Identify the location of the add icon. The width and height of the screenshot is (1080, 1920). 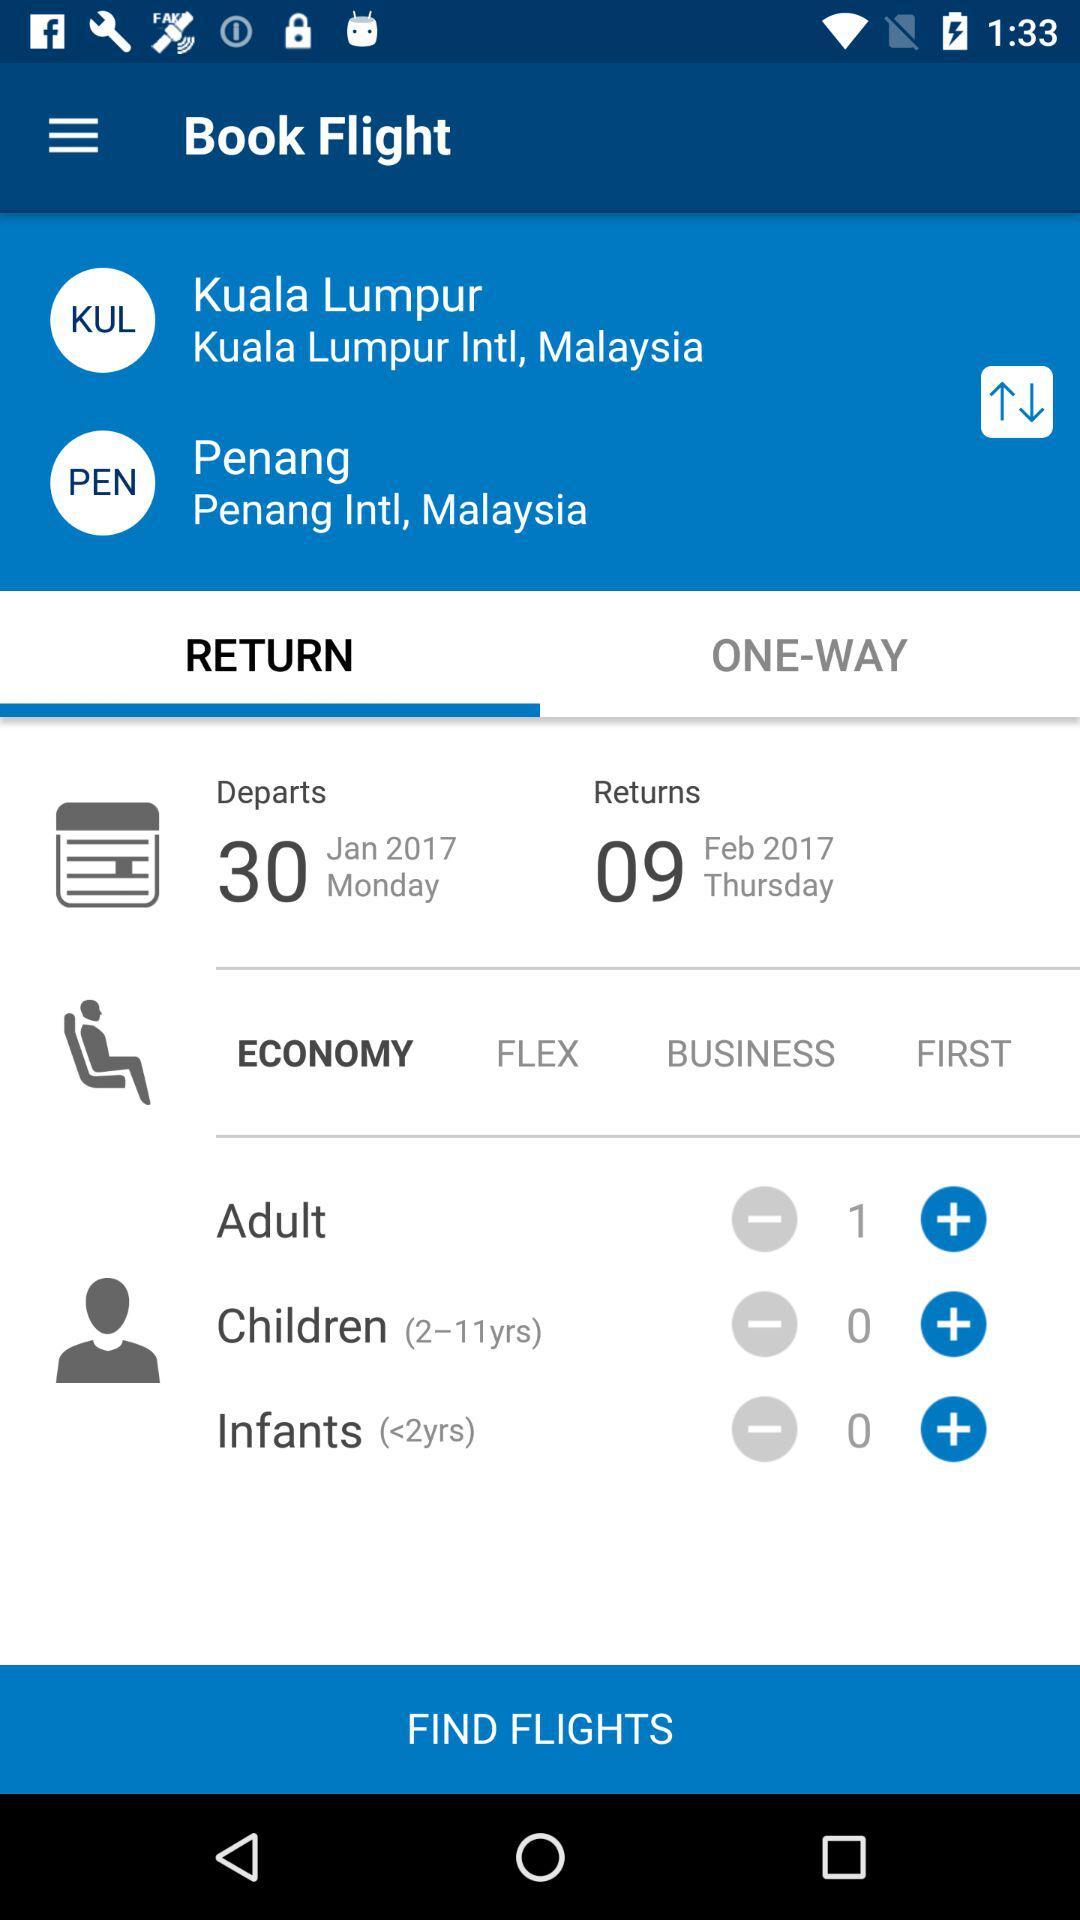
(952, 1428).